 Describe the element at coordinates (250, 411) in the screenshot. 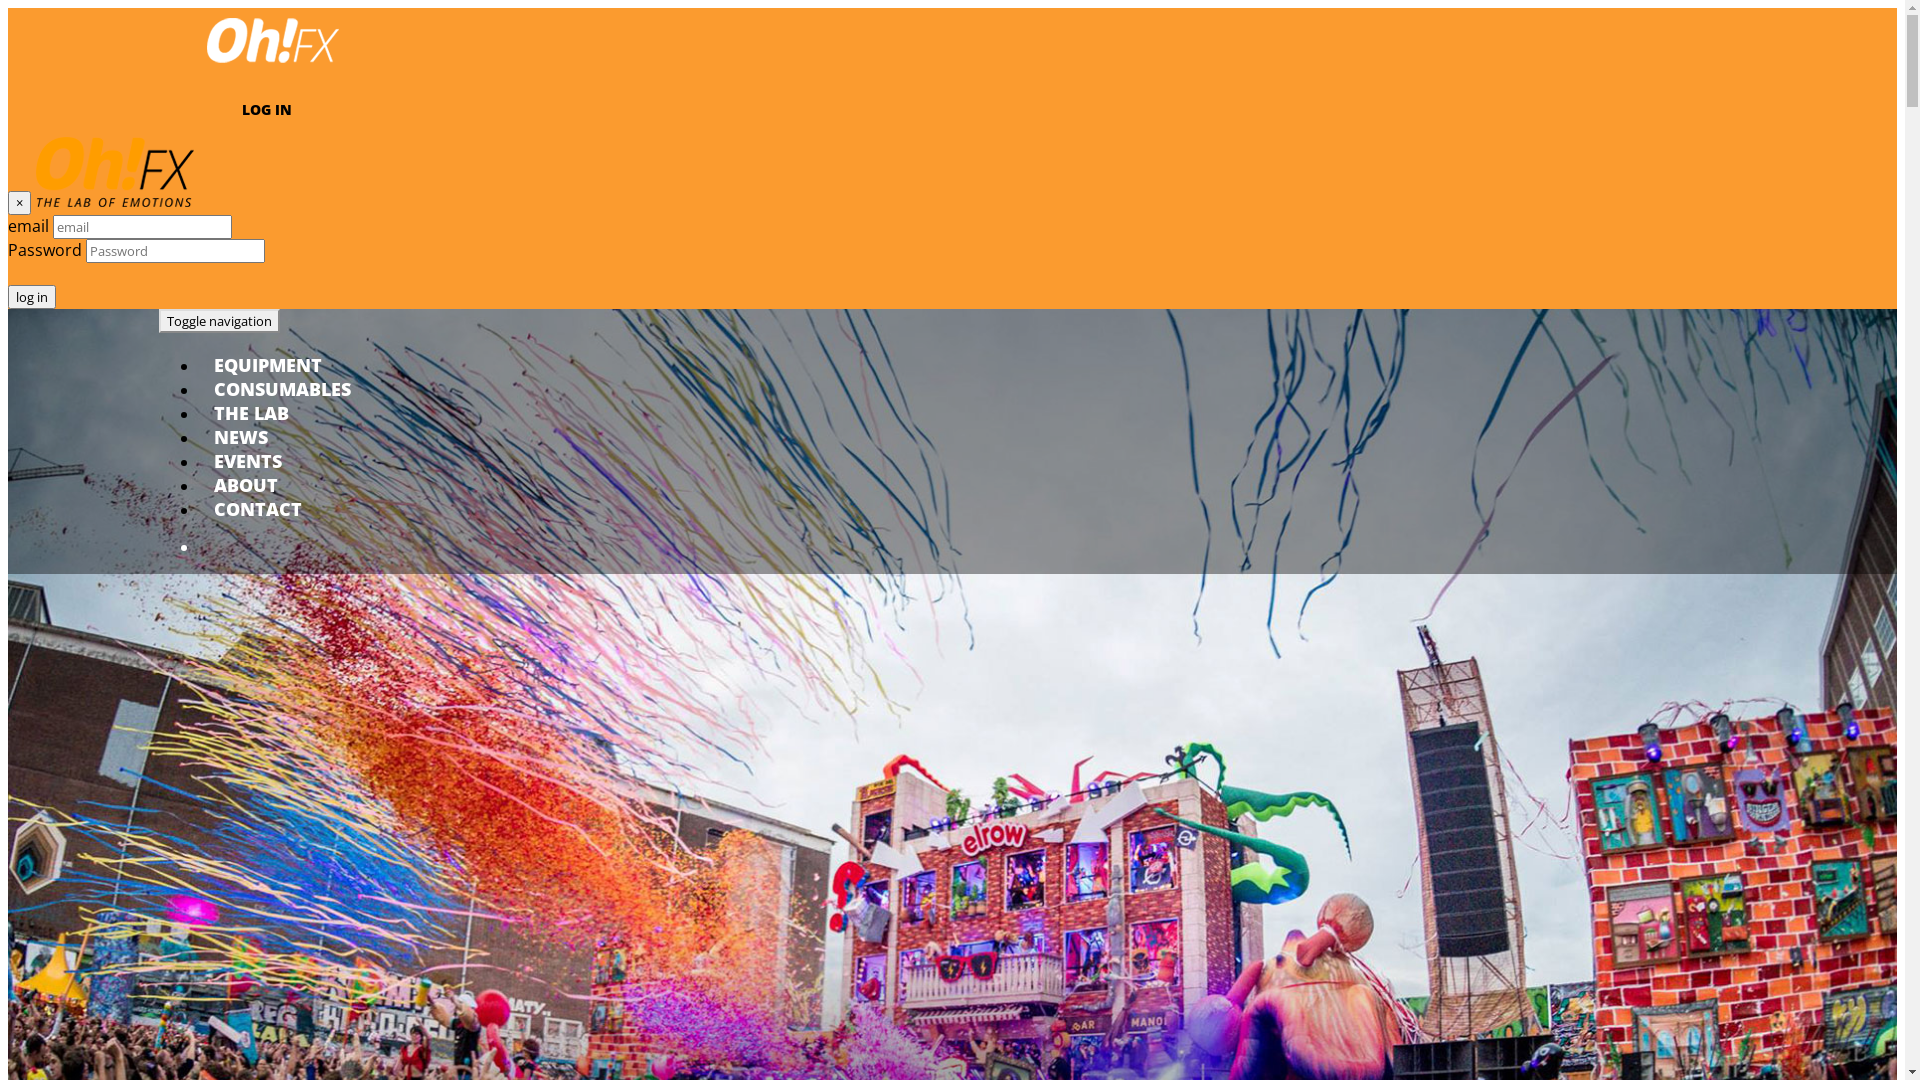

I see `'THE LAB'` at that location.